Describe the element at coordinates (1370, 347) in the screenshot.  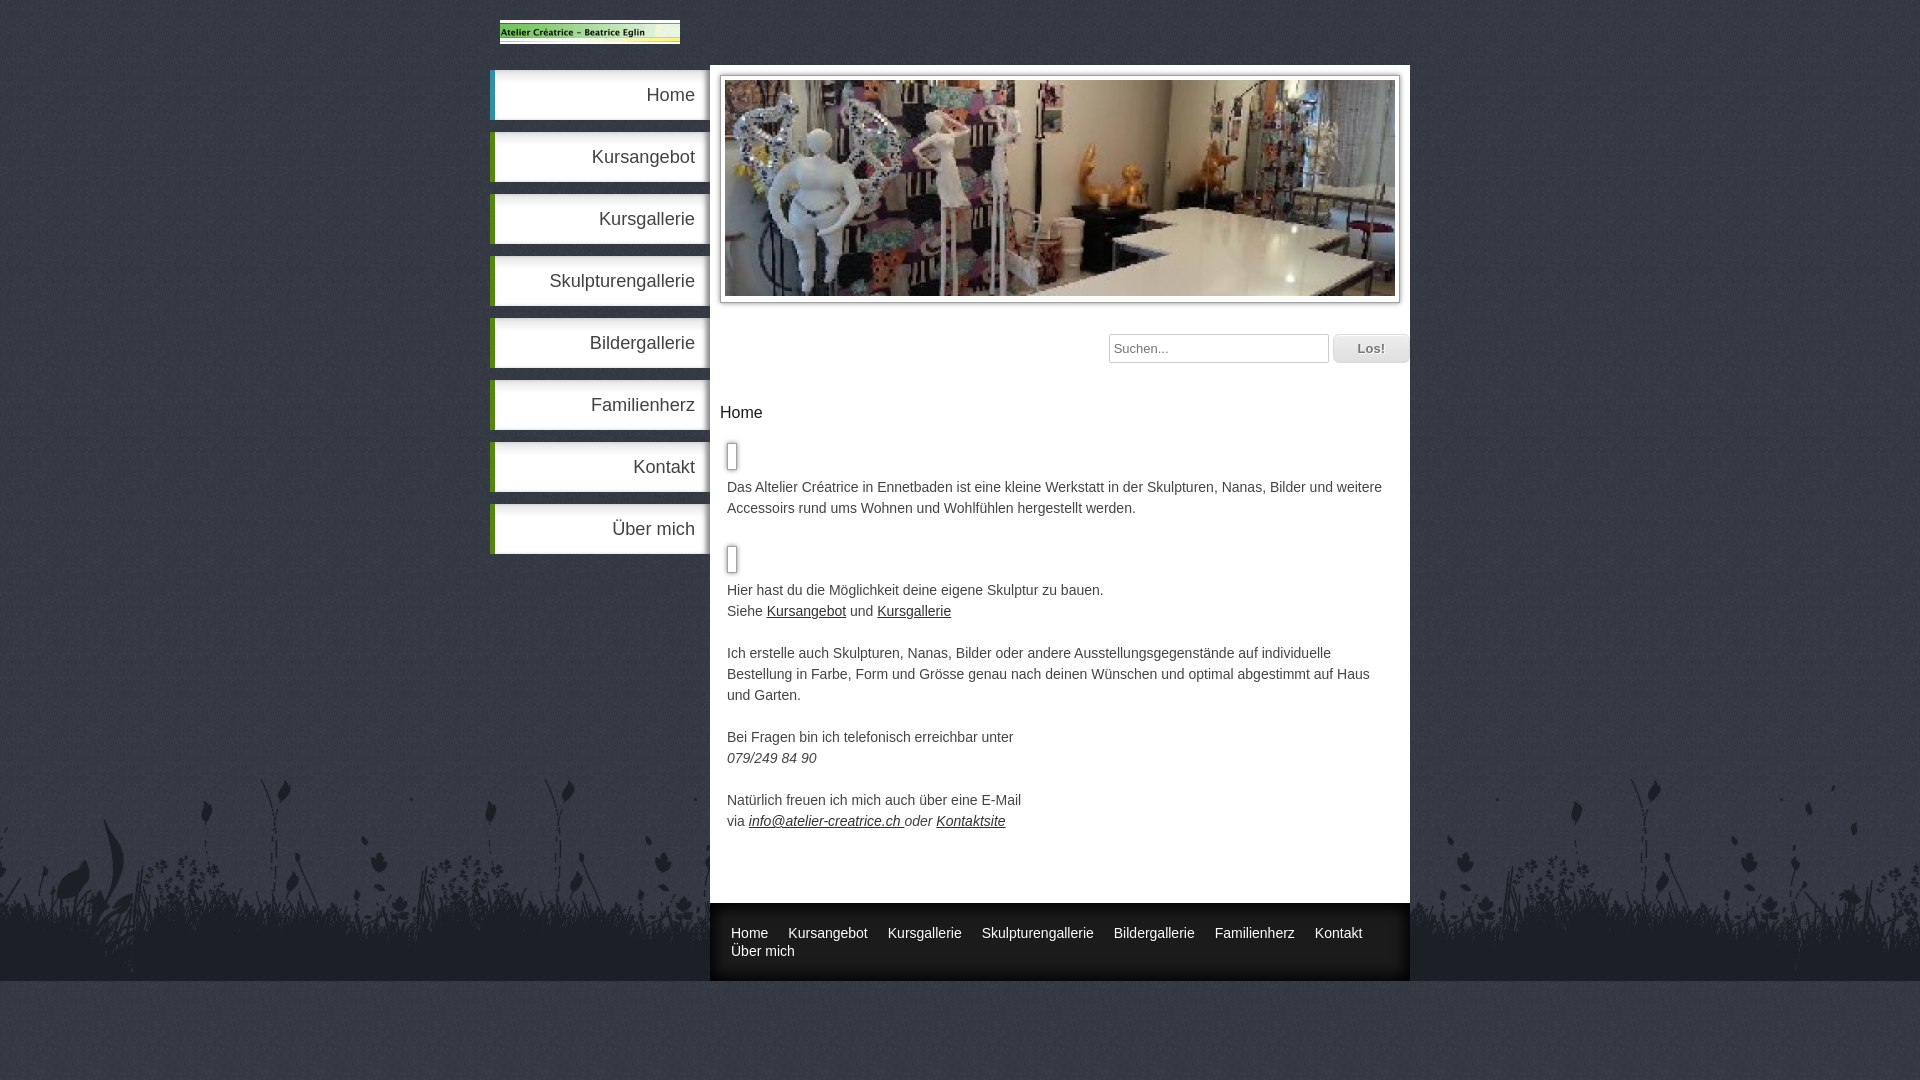
I see `'Los!'` at that location.